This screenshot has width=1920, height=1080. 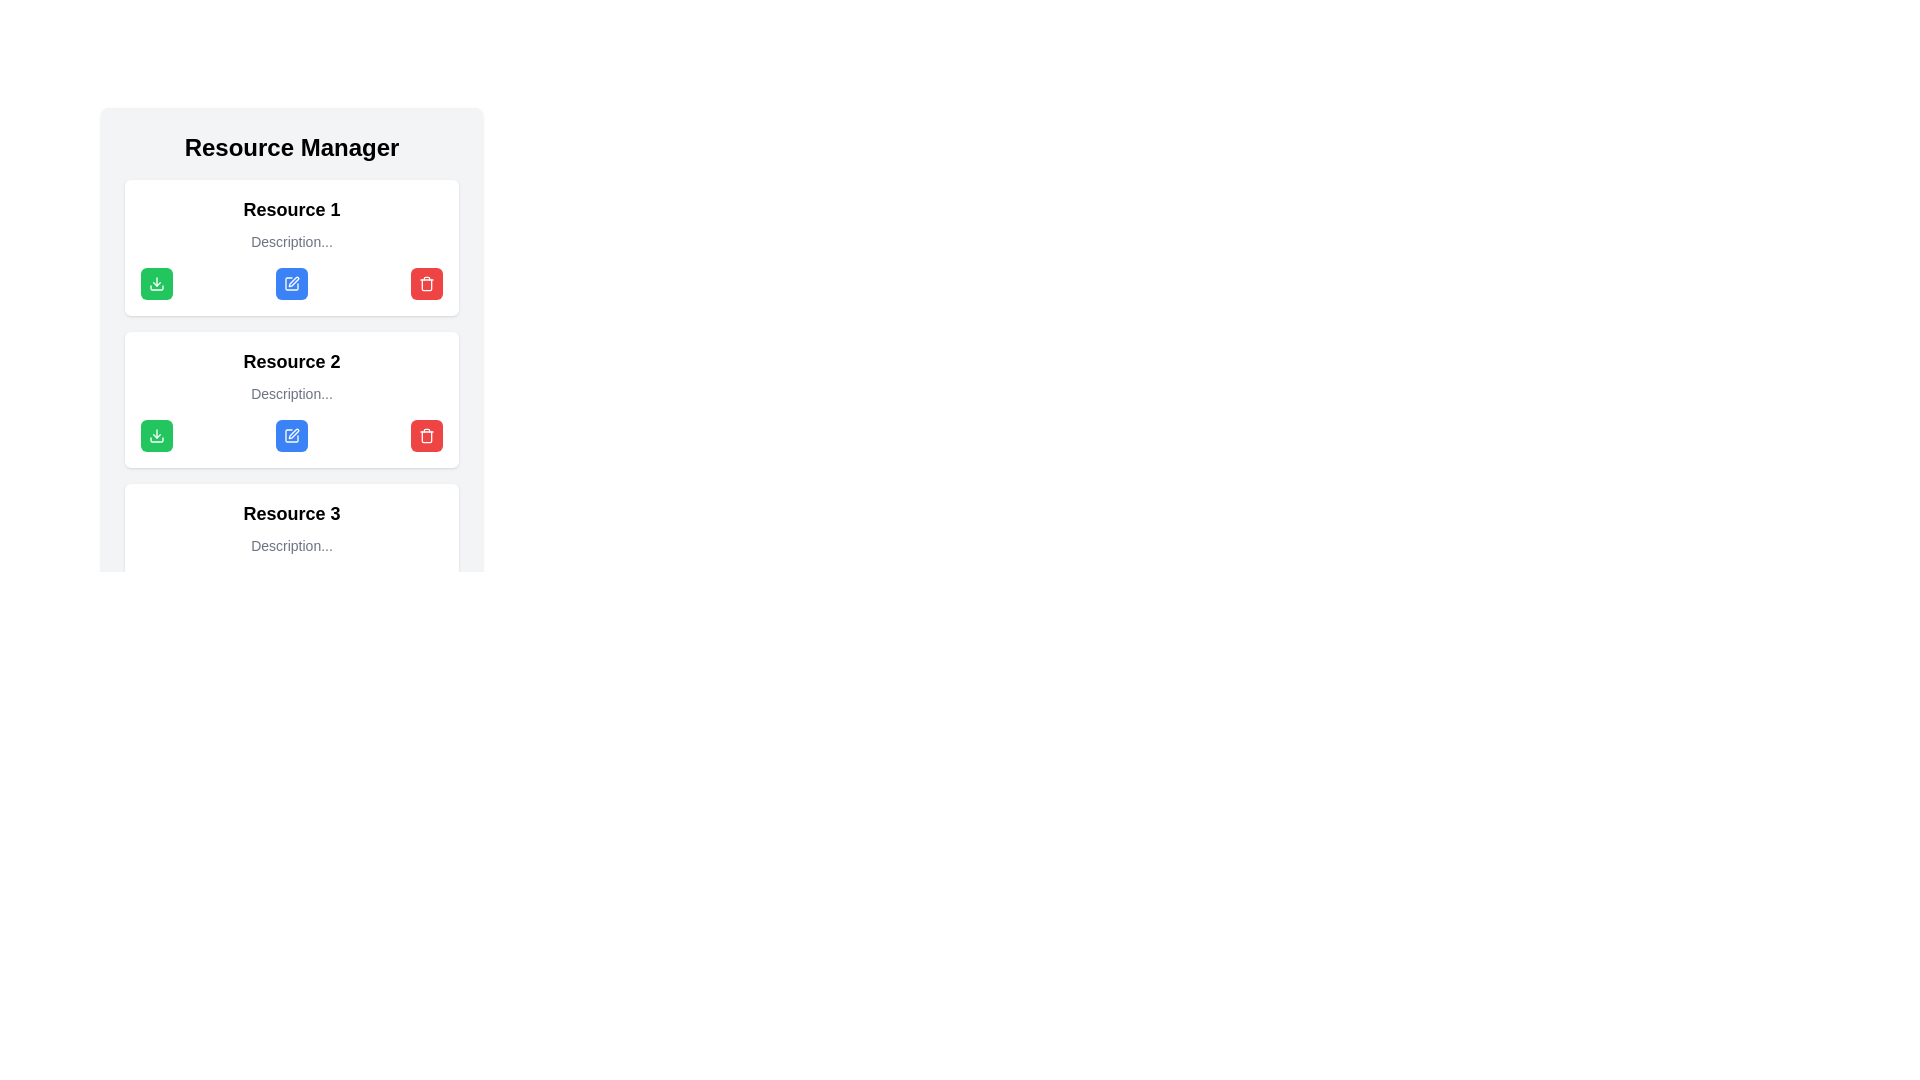 What do you see at coordinates (291, 1043) in the screenshot?
I see `the pen edit icon` at bounding box center [291, 1043].